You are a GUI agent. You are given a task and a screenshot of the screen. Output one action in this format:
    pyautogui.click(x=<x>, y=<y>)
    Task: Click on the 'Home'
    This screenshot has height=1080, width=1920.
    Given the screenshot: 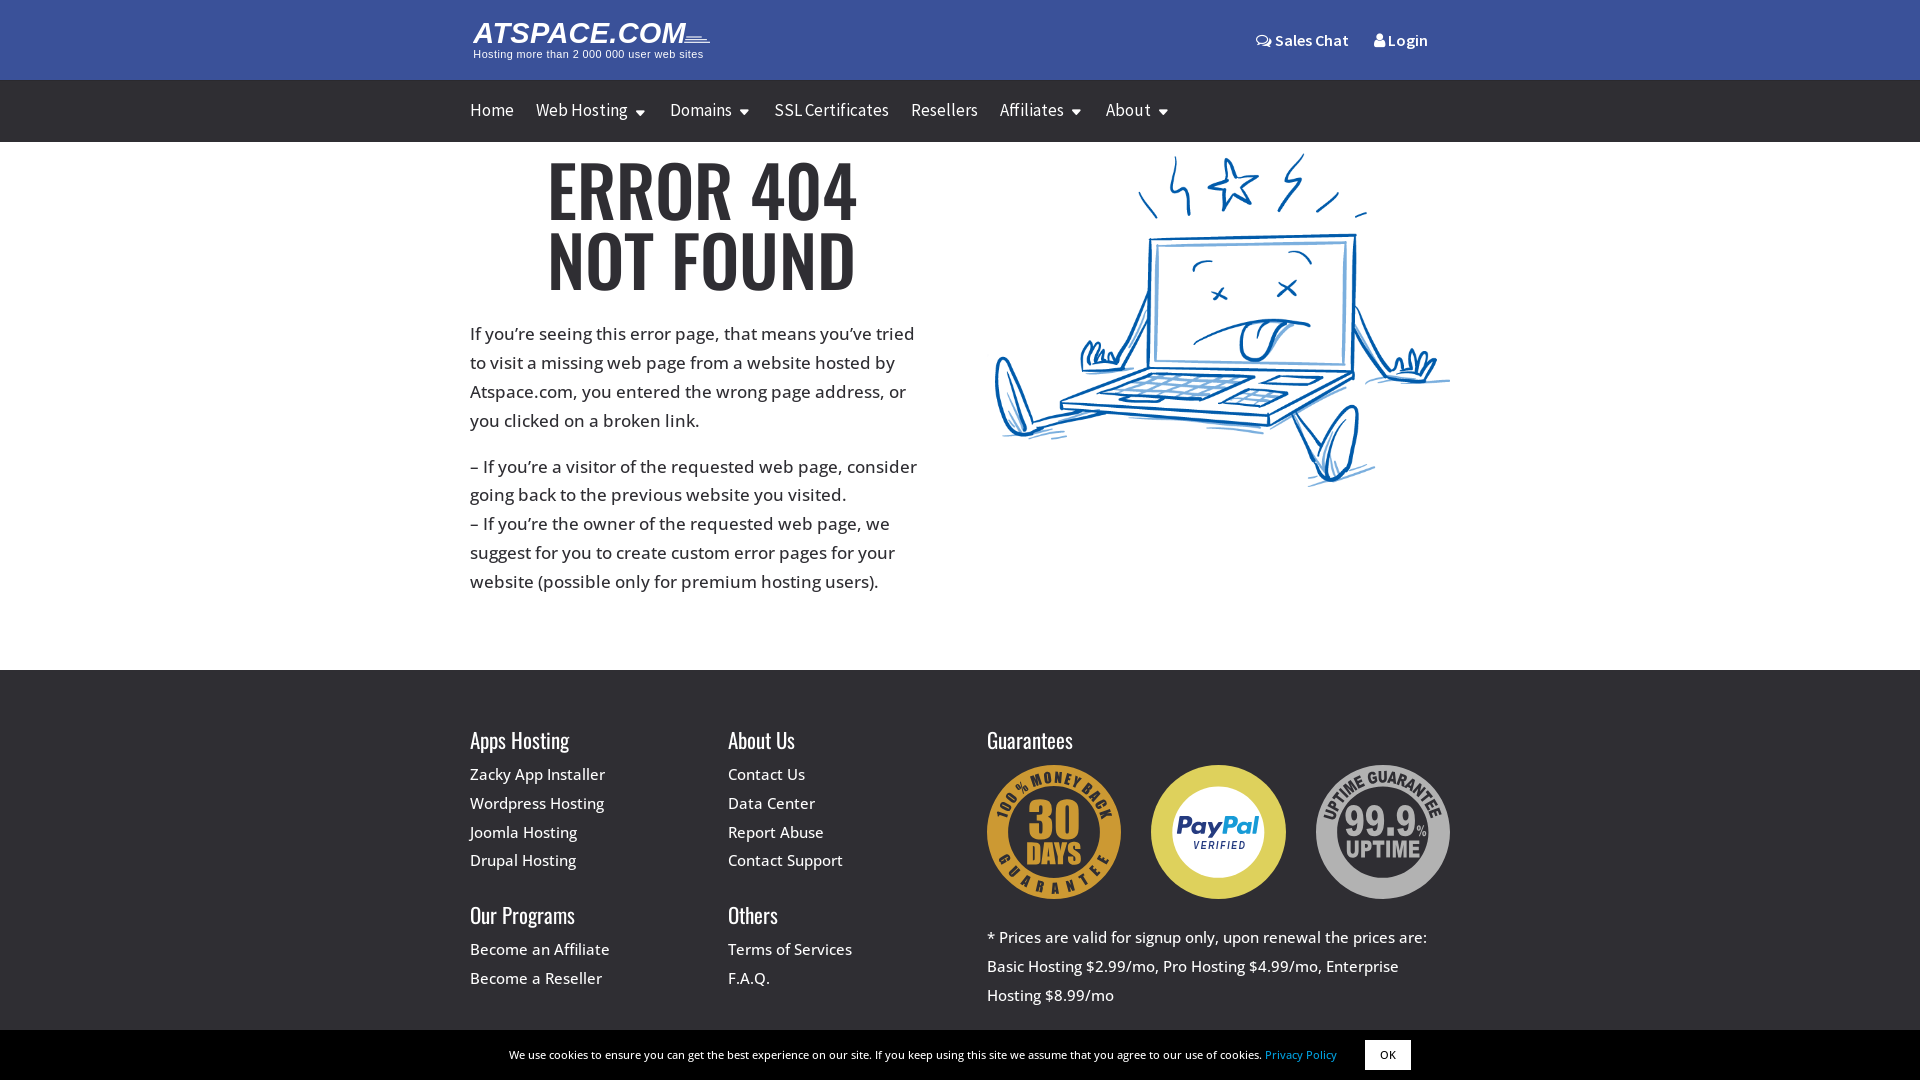 What is the action you would take?
    pyautogui.click(x=491, y=122)
    